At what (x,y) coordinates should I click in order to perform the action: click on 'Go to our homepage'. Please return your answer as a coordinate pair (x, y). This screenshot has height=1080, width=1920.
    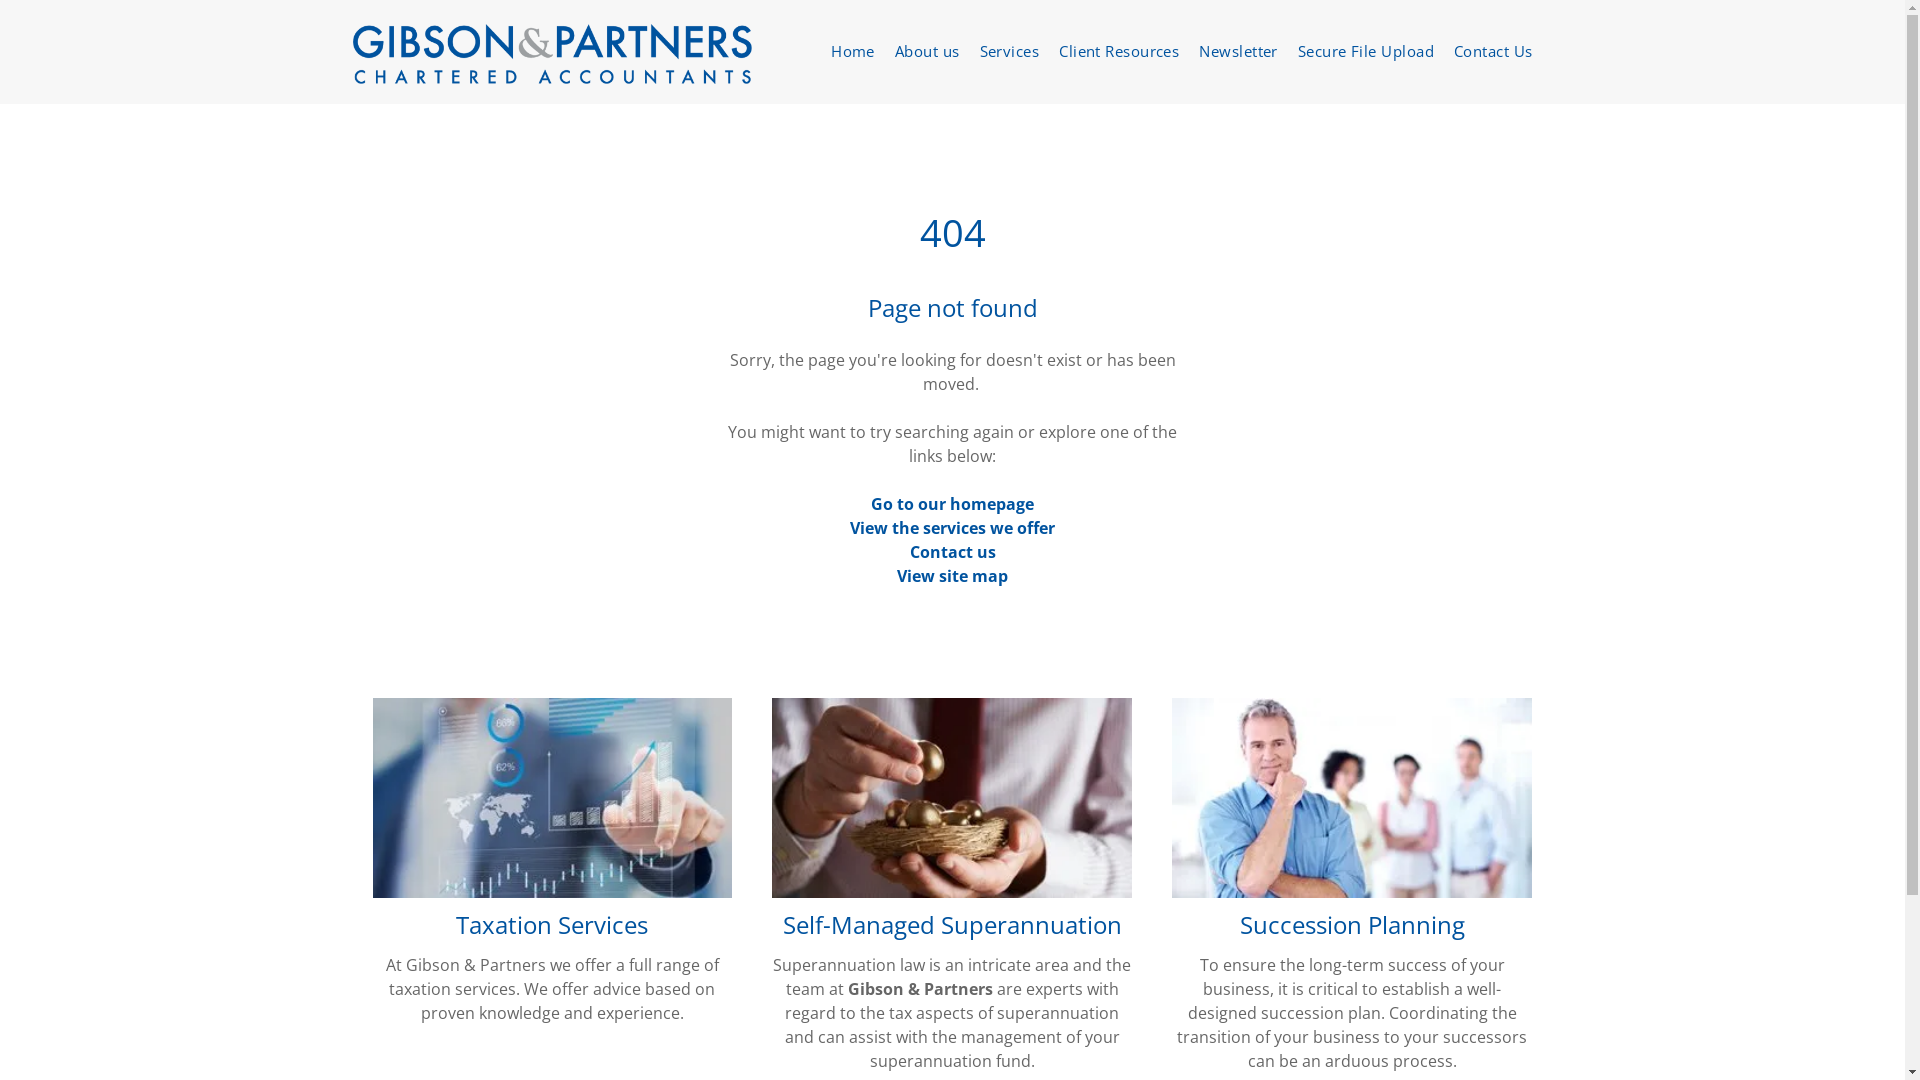
    Looking at the image, I should click on (951, 503).